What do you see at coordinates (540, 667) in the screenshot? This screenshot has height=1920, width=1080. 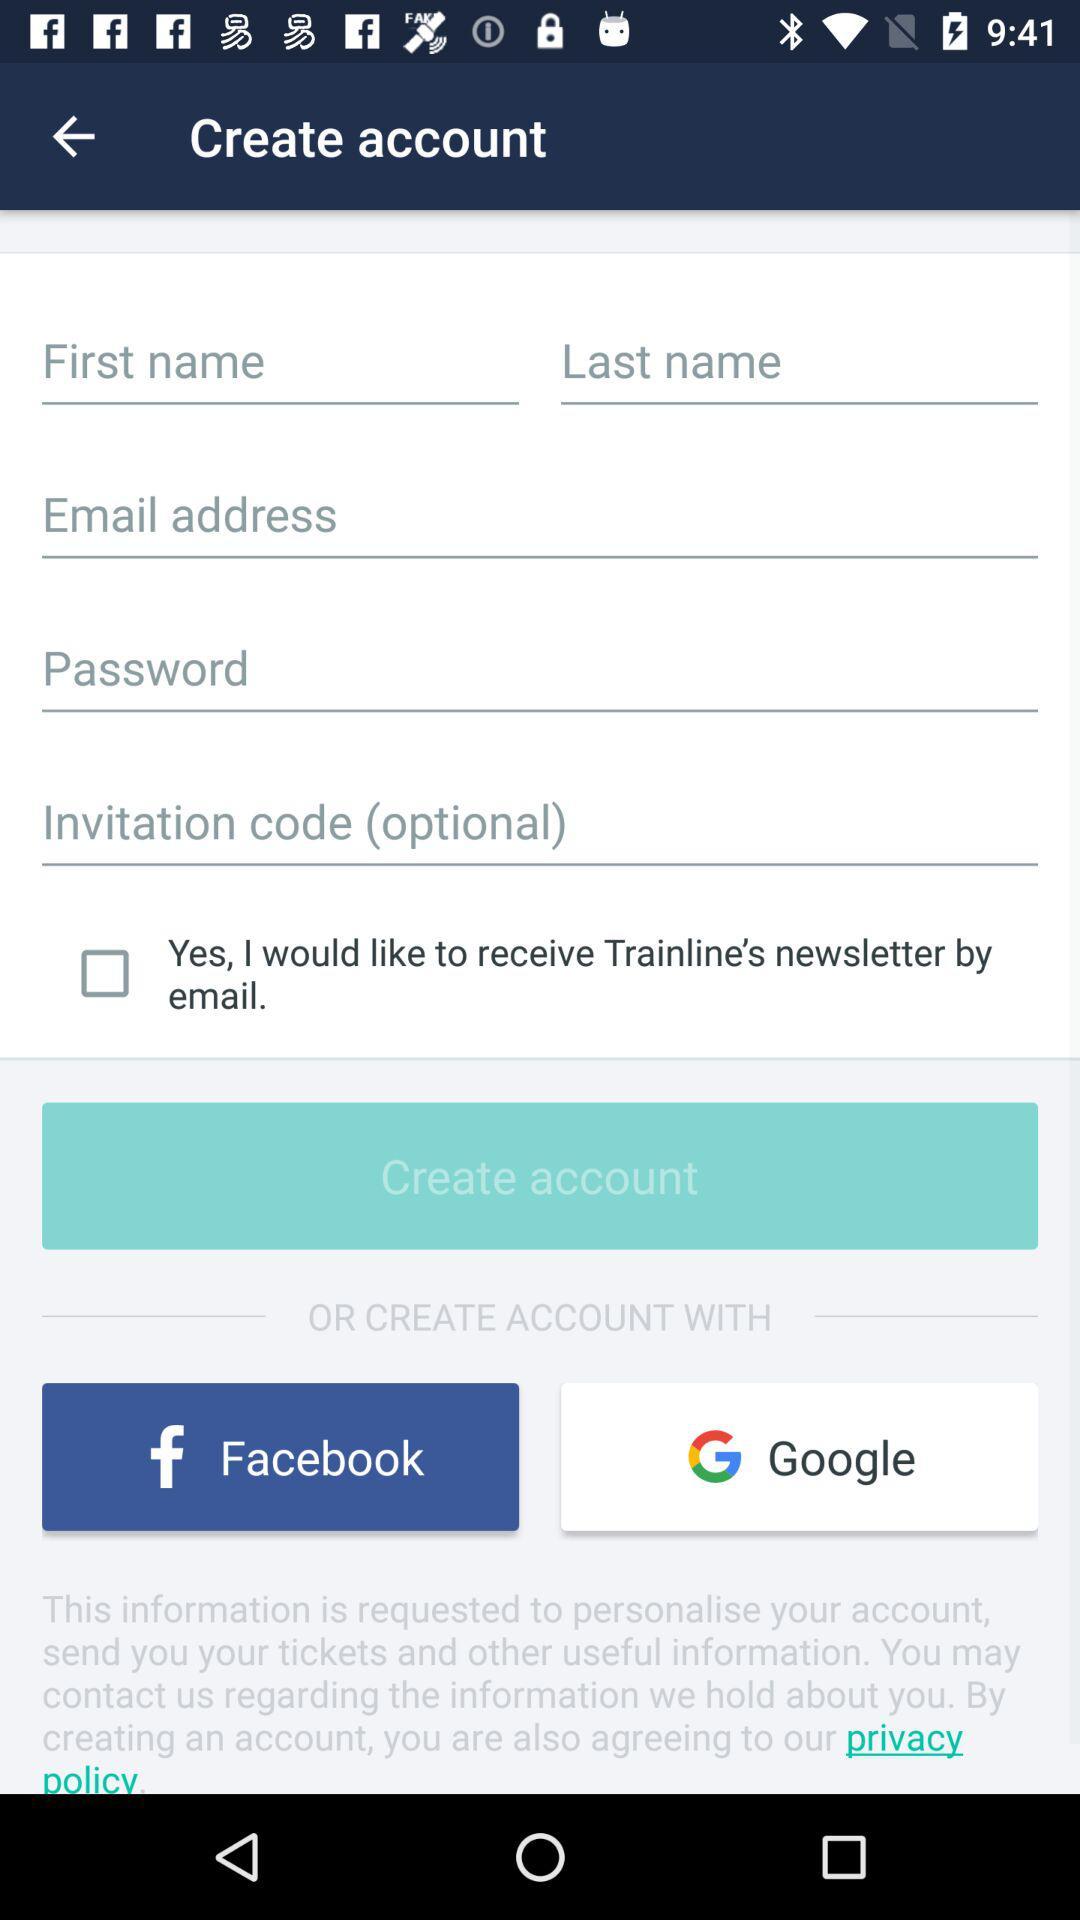 I see `password field` at bounding box center [540, 667].